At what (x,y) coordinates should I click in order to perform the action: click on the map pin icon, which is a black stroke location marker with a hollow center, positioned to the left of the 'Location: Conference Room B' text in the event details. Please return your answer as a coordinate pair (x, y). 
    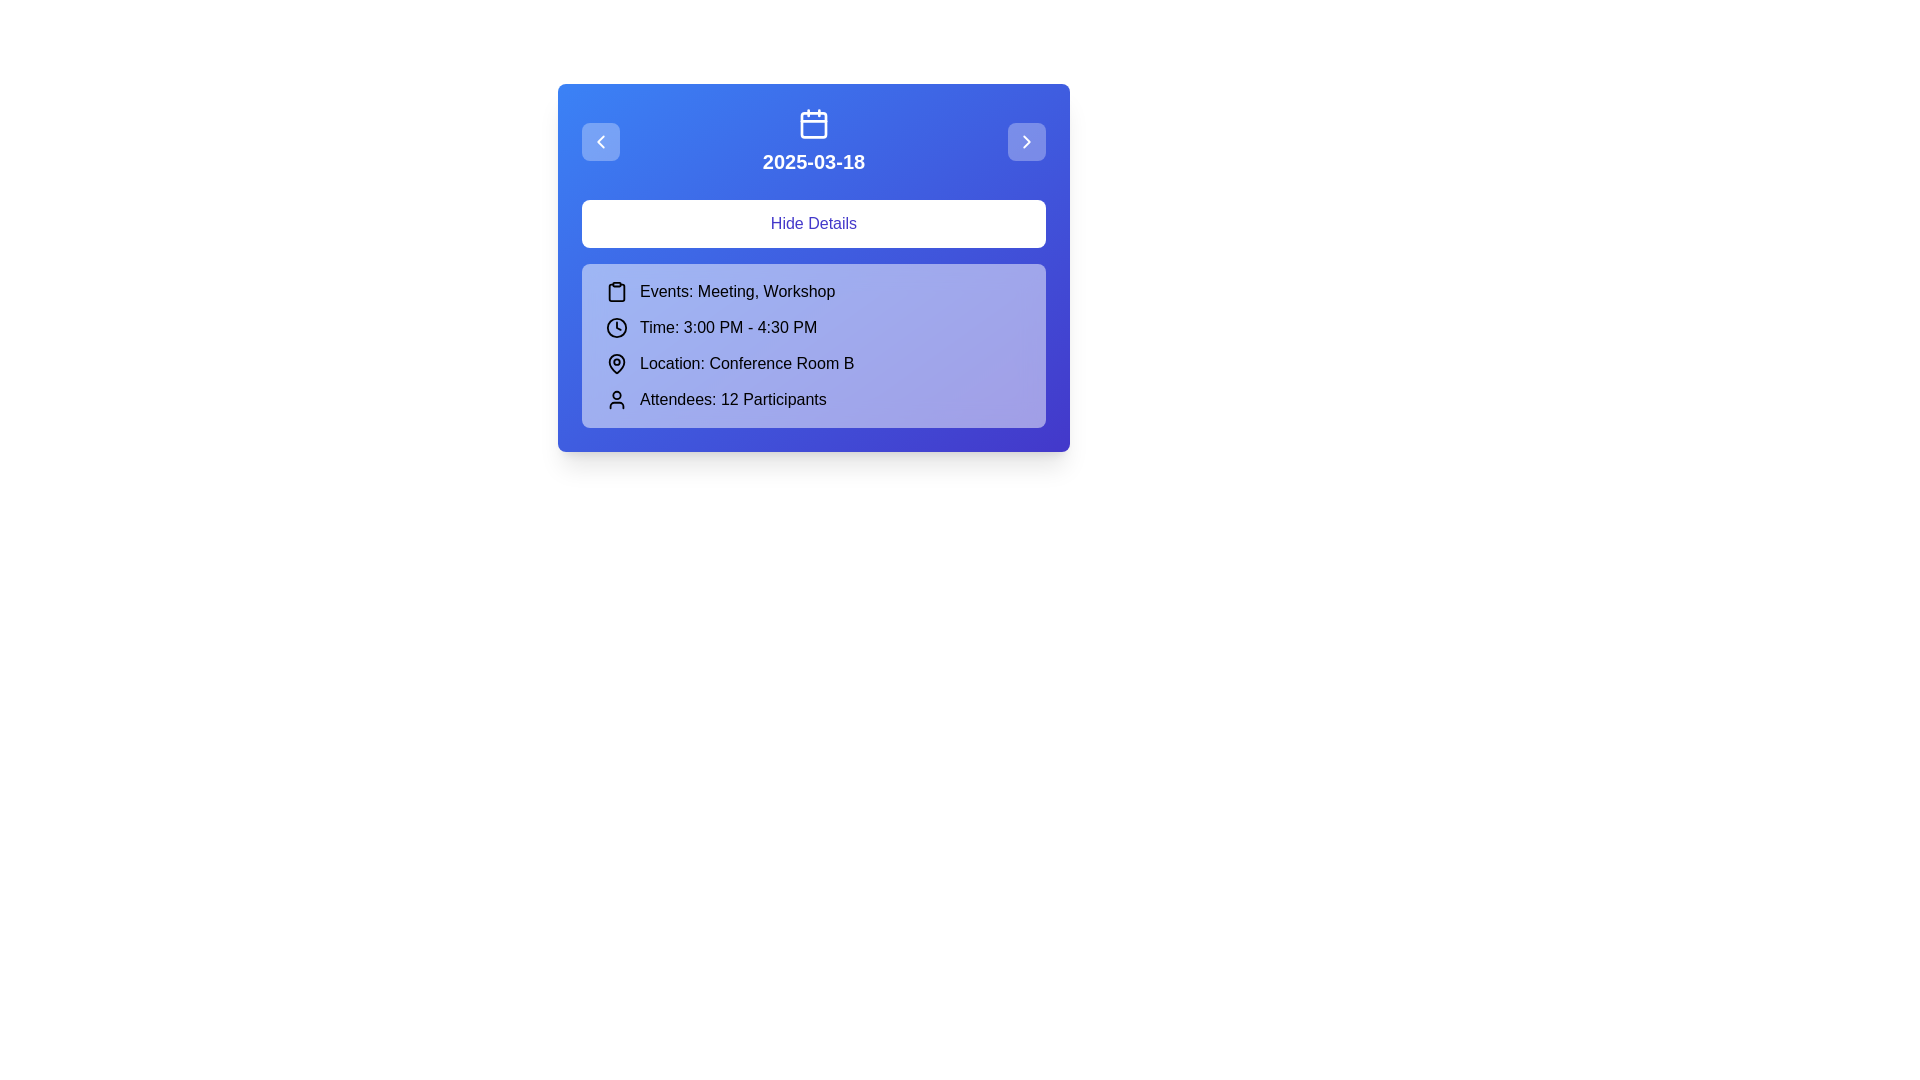
    Looking at the image, I should click on (616, 362).